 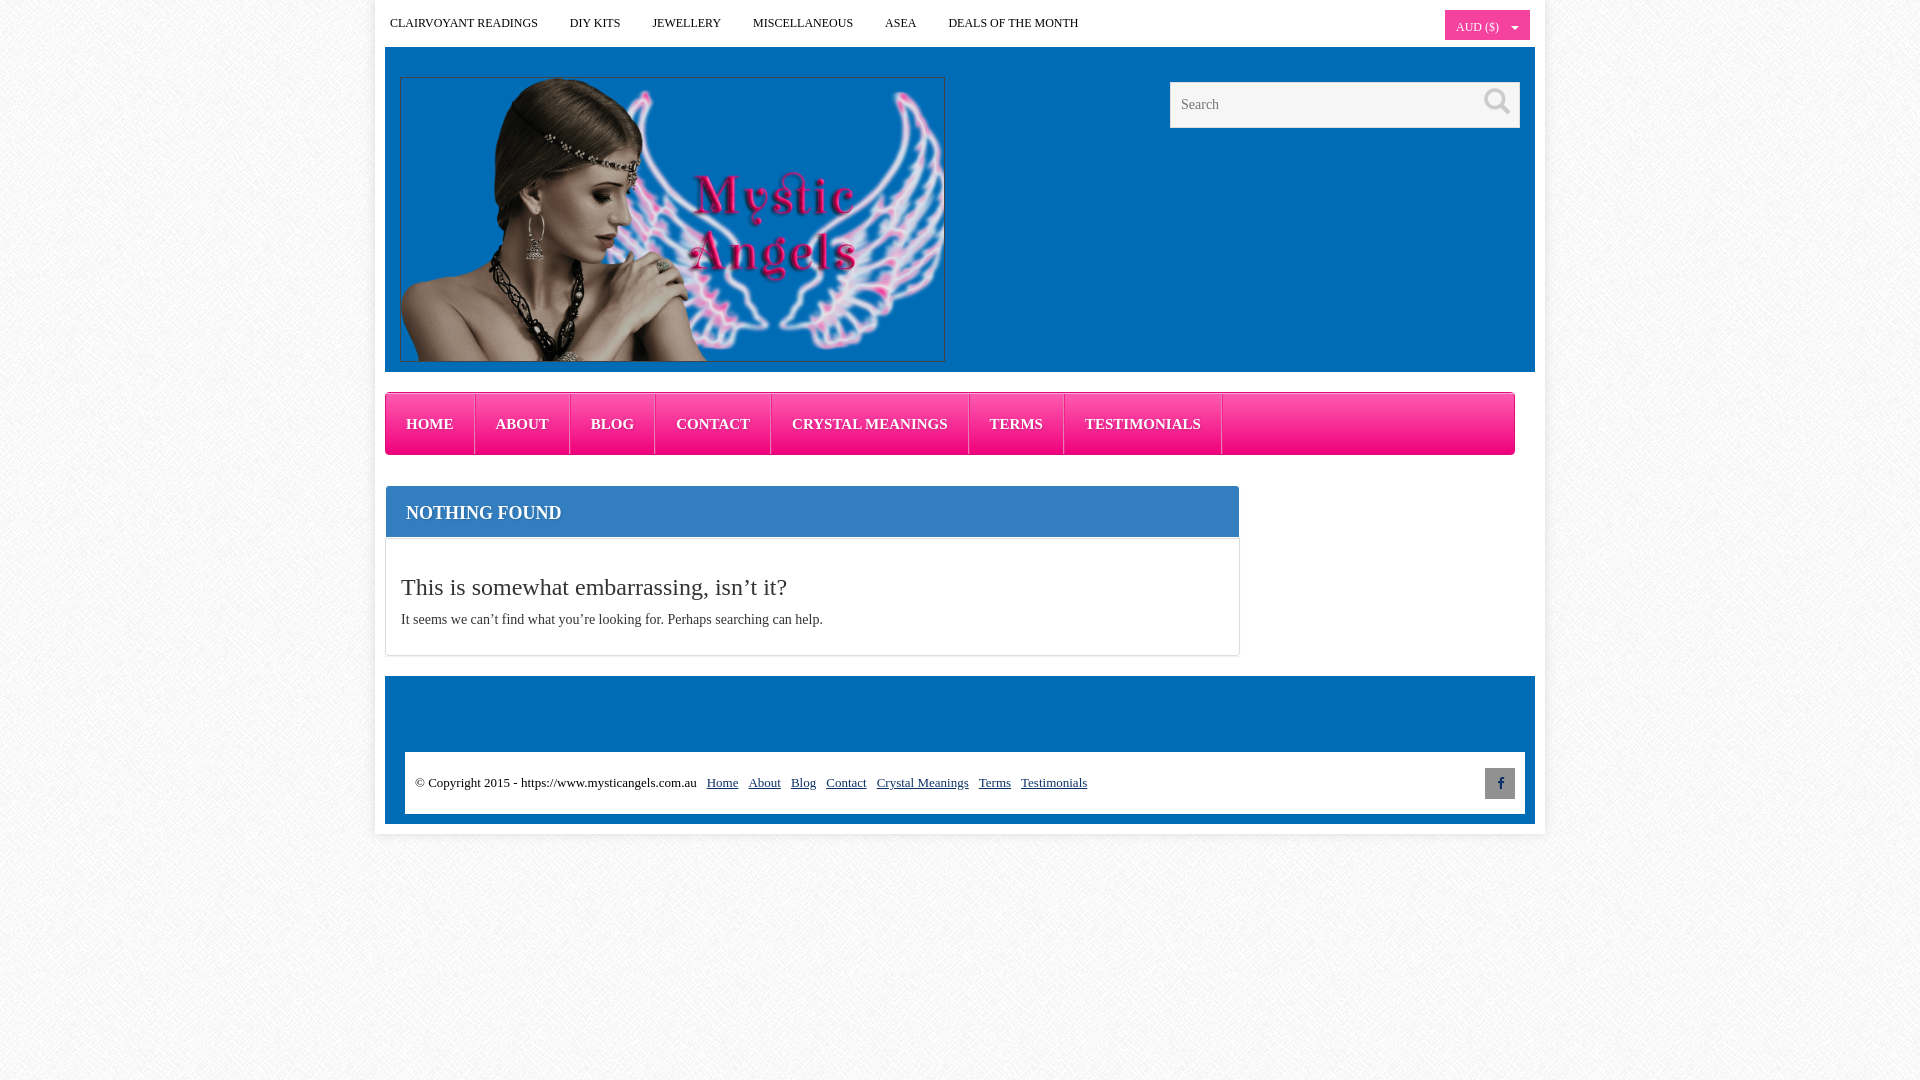 What do you see at coordinates (921, 781) in the screenshot?
I see `'Crystal Meanings'` at bounding box center [921, 781].